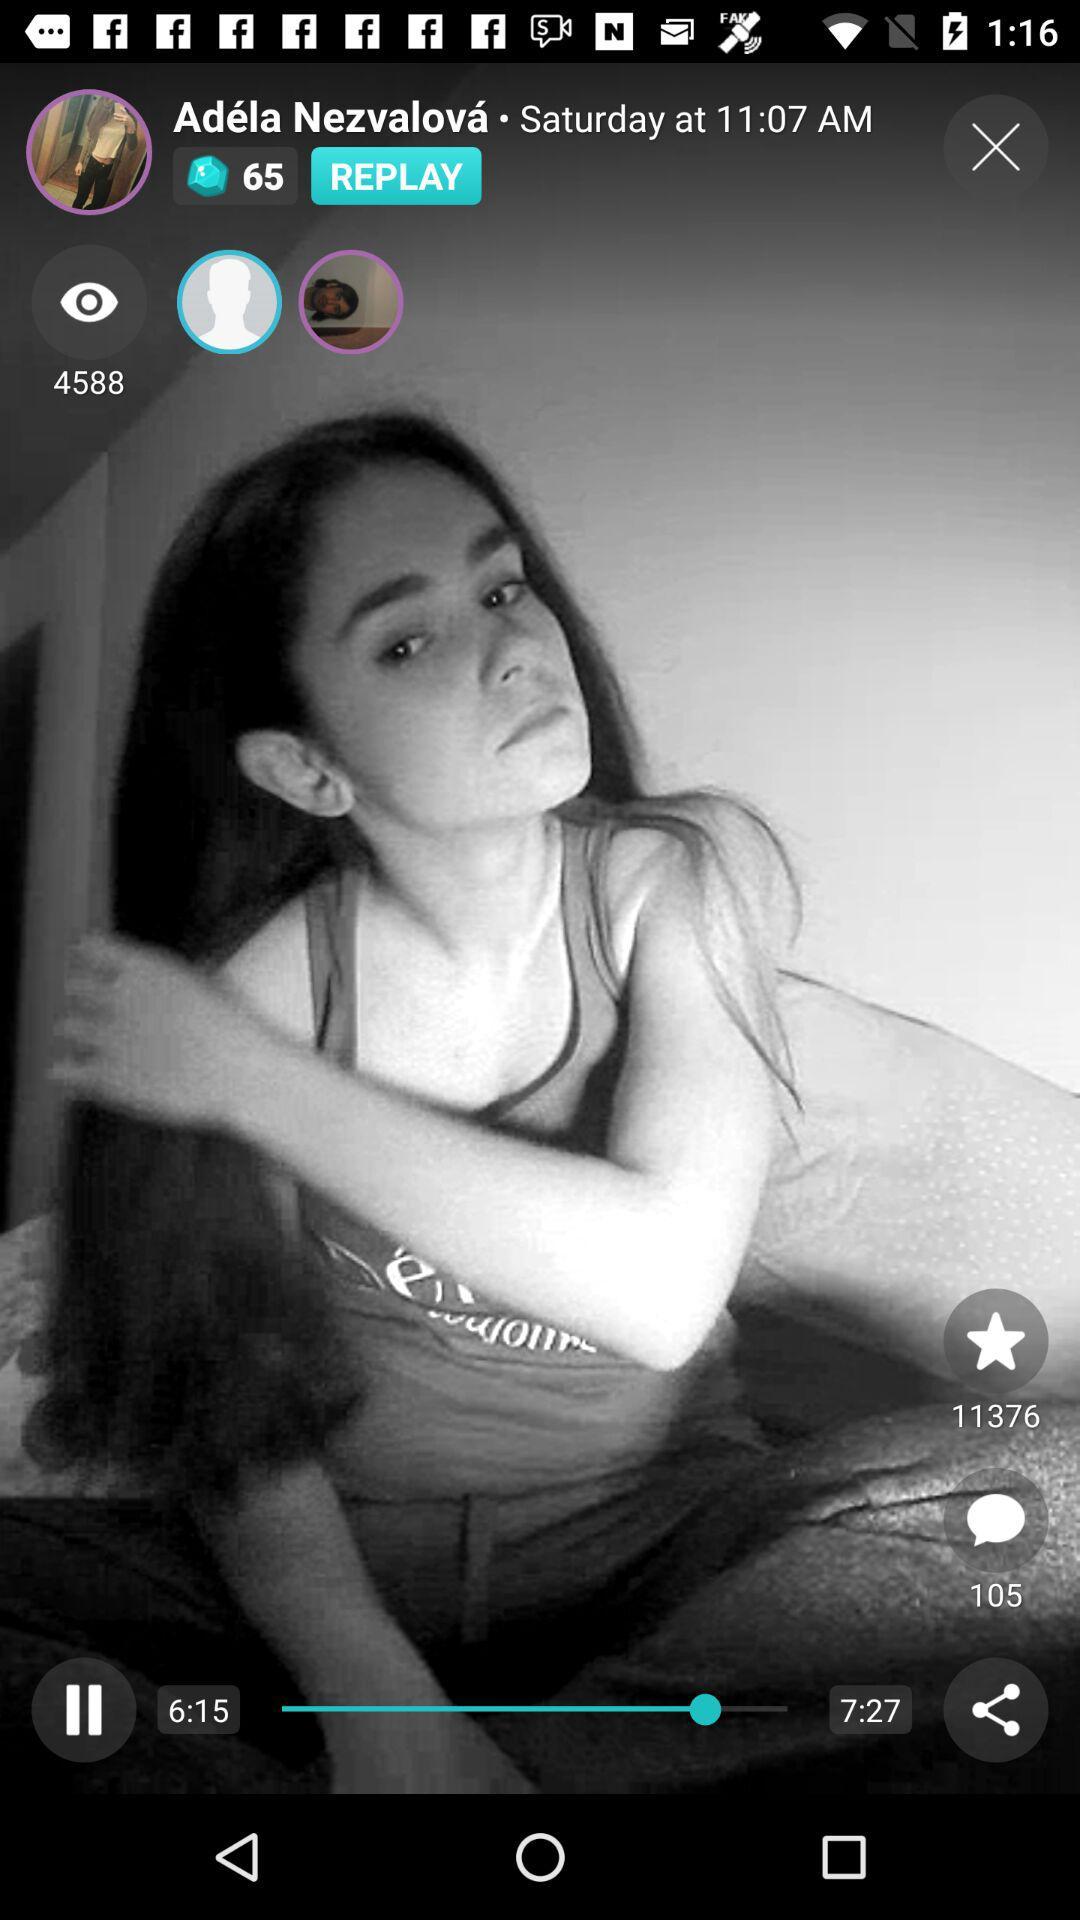 This screenshot has width=1080, height=1920. I want to click on the star icon, so click(995, 1340).